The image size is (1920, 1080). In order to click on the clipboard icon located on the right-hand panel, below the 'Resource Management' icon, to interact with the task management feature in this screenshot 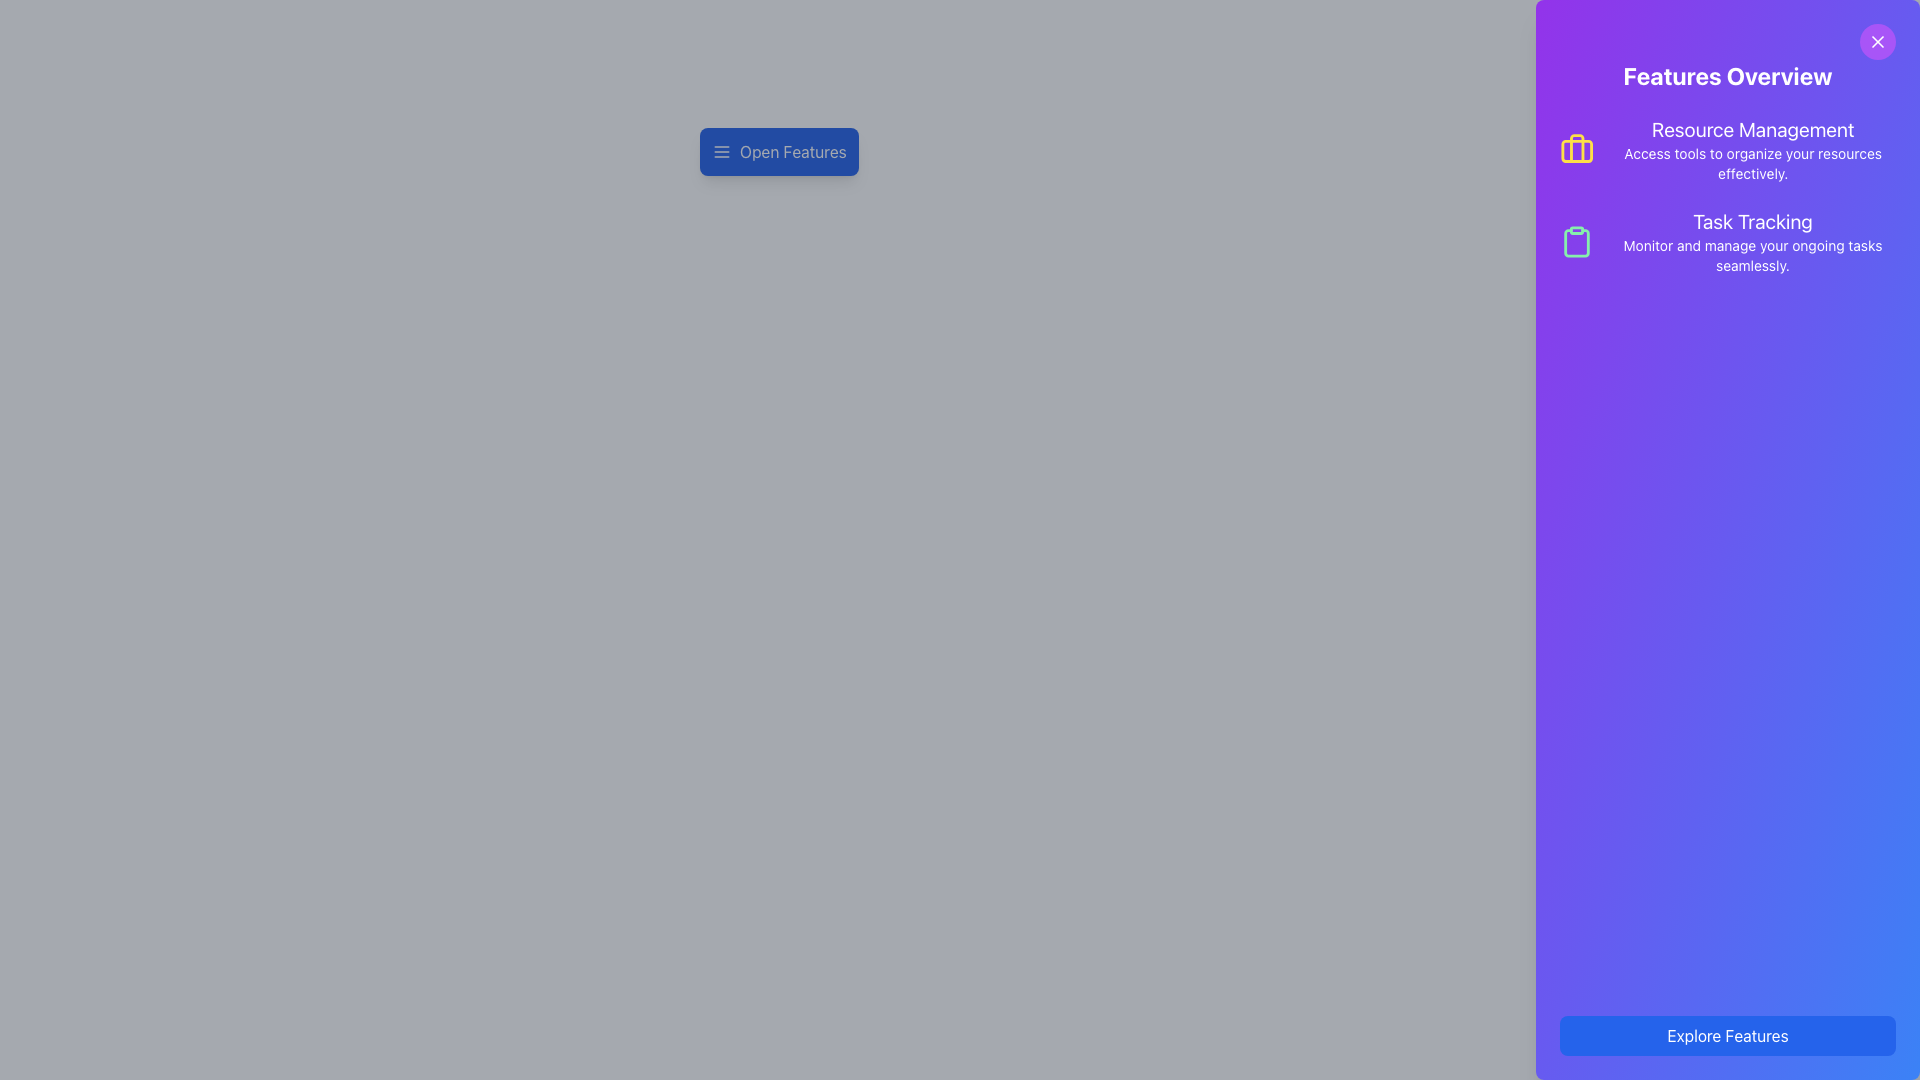, I will do `click(1575, 242)`.